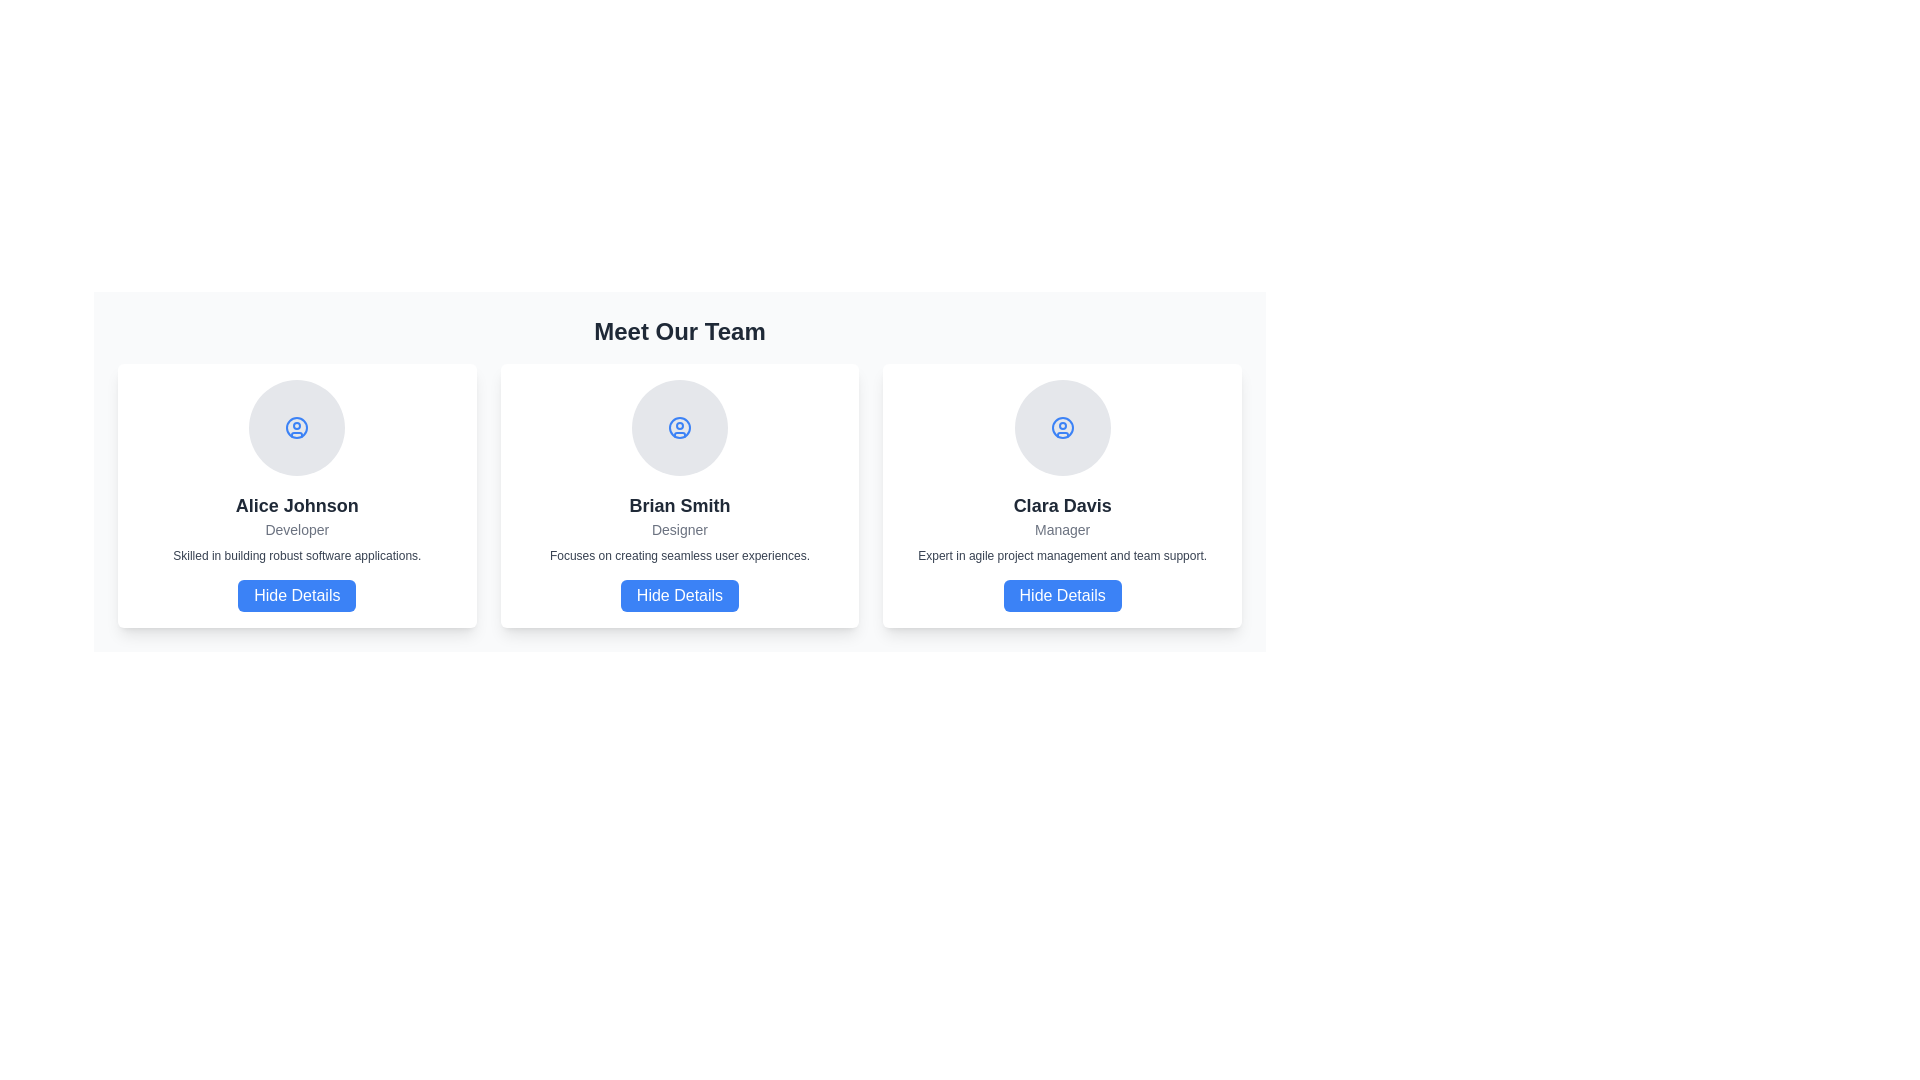 The width and height of the screenshot is (1920, 1080). What do you see at coordinates (1061, 427) in the screenshot?
I see `the user profile icon representing Clara Davis, located in the top circular area of the profile card in the 'Meet Our Team' section` at bounding box center [1061, 427].